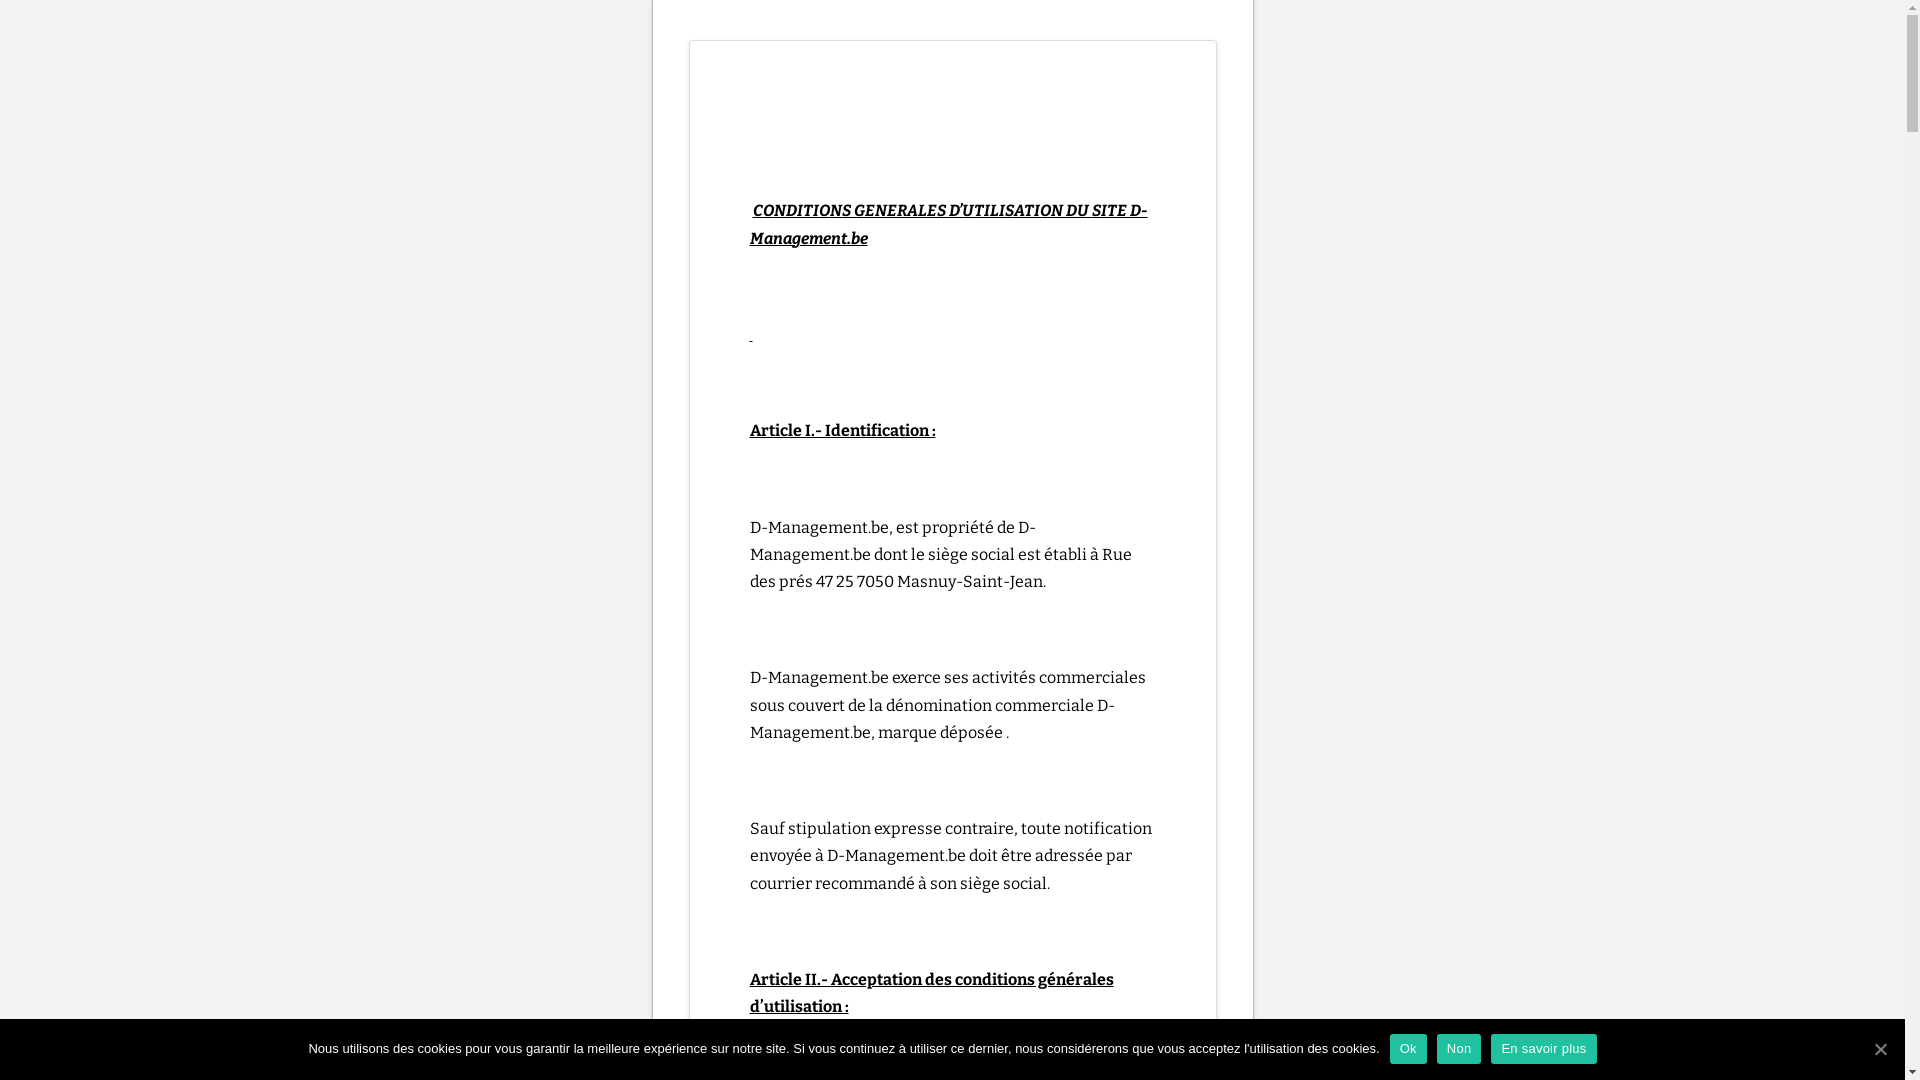  I want to click on 'En savoir plus', so click(1542, 1048).